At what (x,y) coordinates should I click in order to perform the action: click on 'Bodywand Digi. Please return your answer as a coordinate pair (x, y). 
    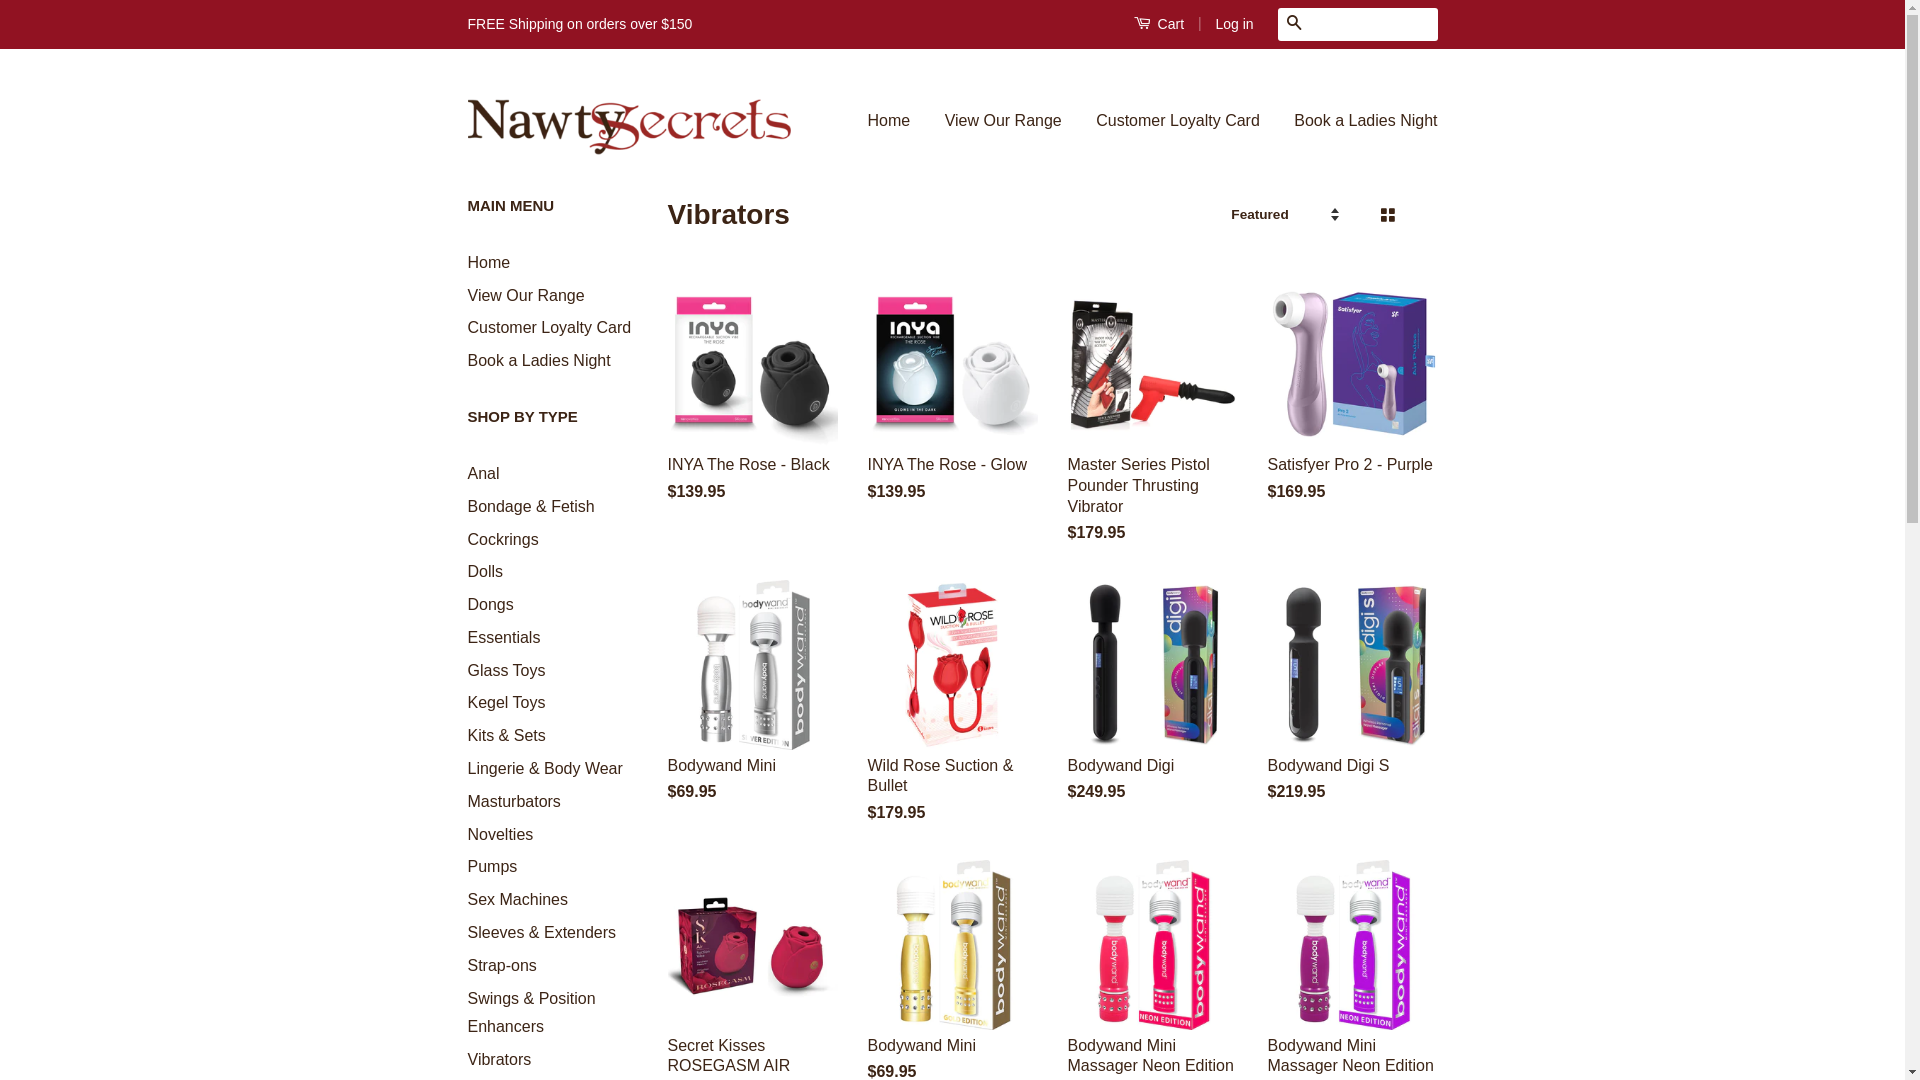
    Looking at the image, I should click on (1067, 708).